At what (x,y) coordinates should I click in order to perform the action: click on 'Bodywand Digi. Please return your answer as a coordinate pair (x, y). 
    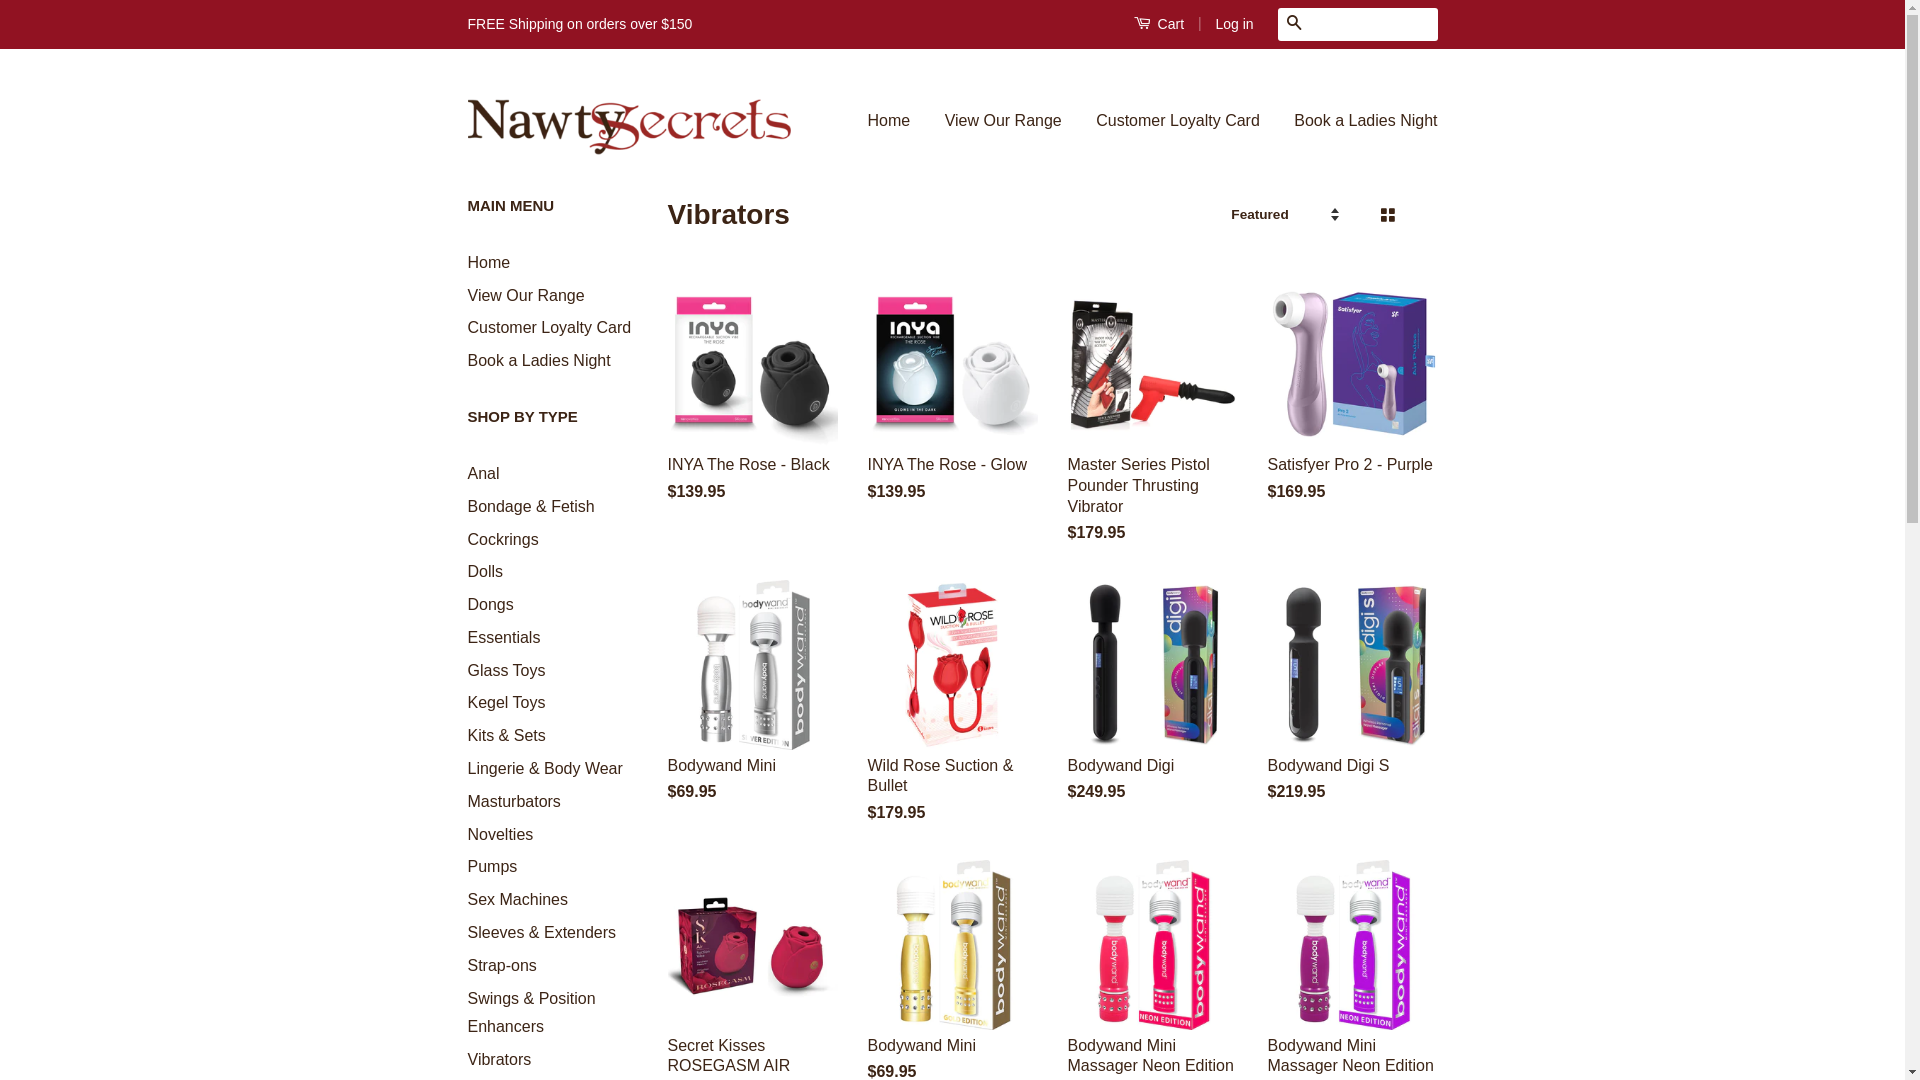
    Looking at the image, I should click on (1067, 708).